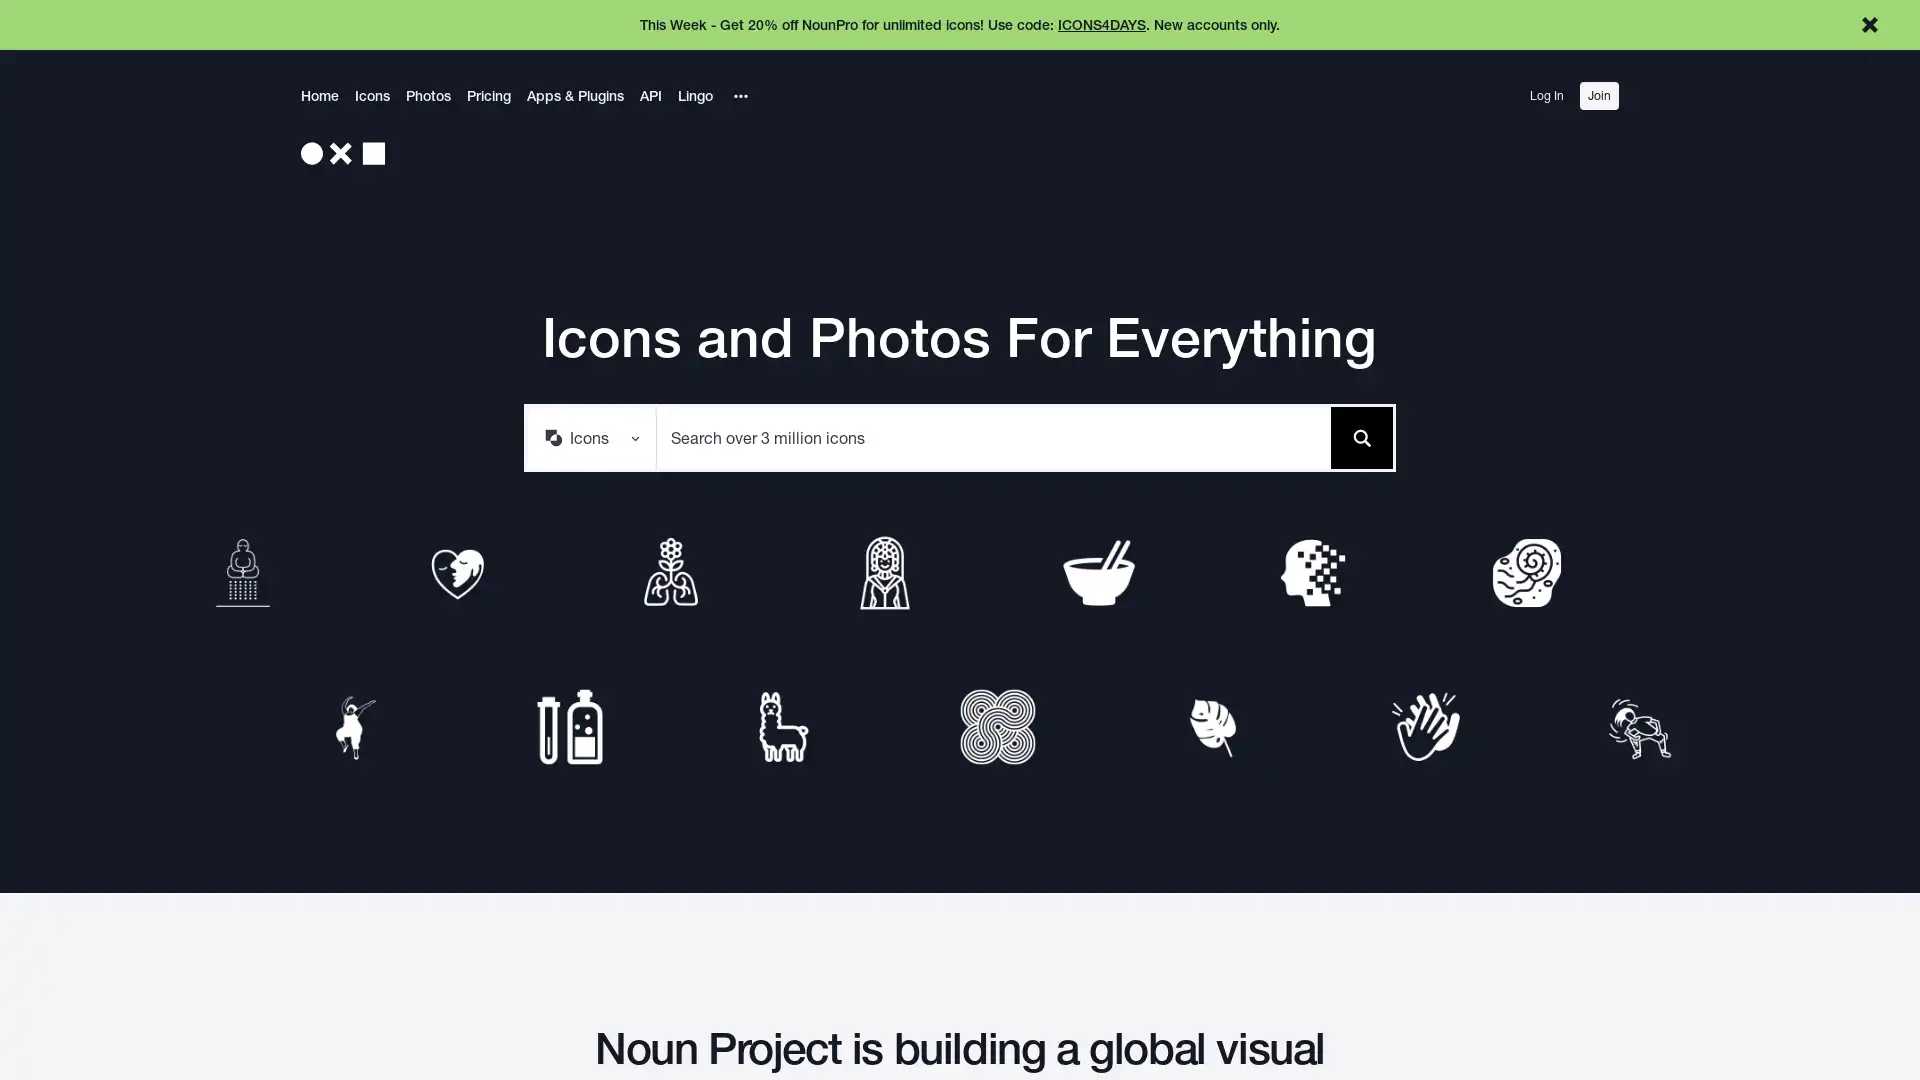 This screenshot has width=1920, height=1080. I want to click on Search Type, so click(589, 435).